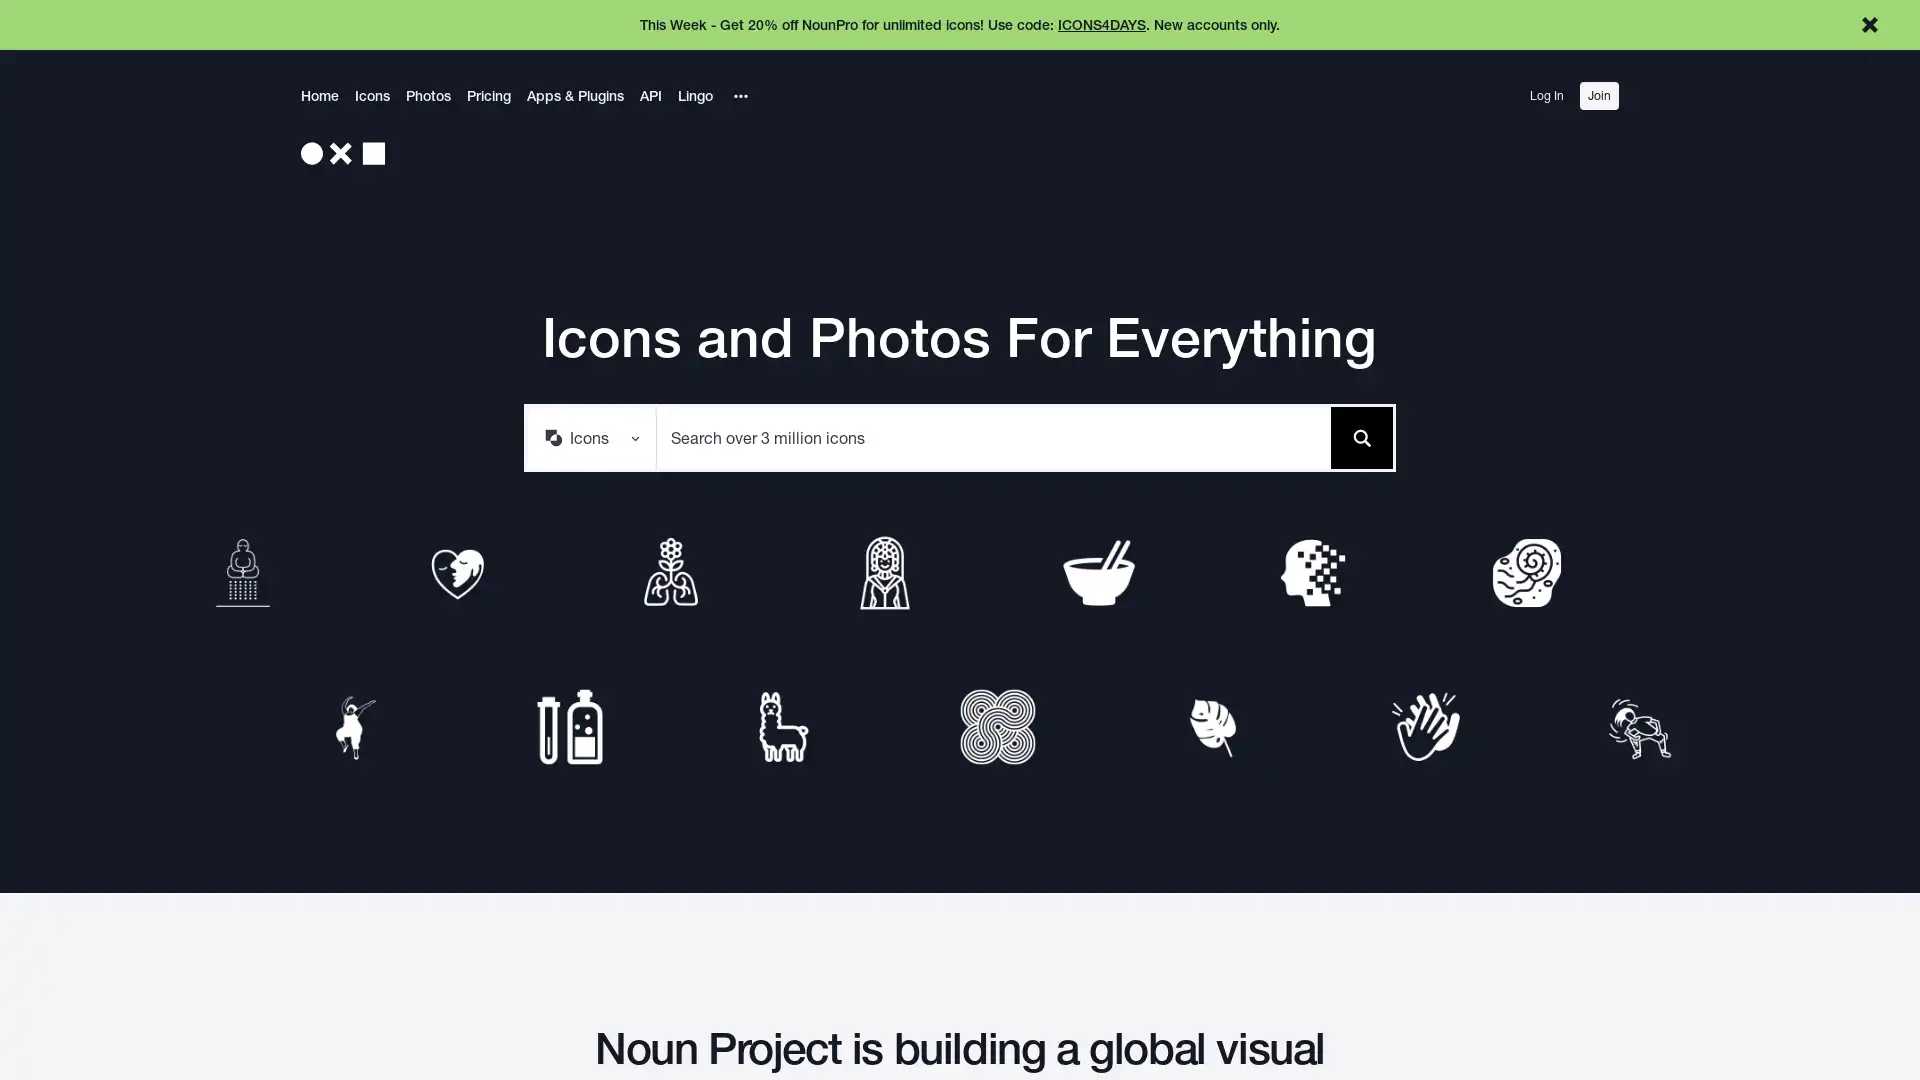 This screenshot has width=1920, height=1080. I want to click on Search Type, so click(589, 435).